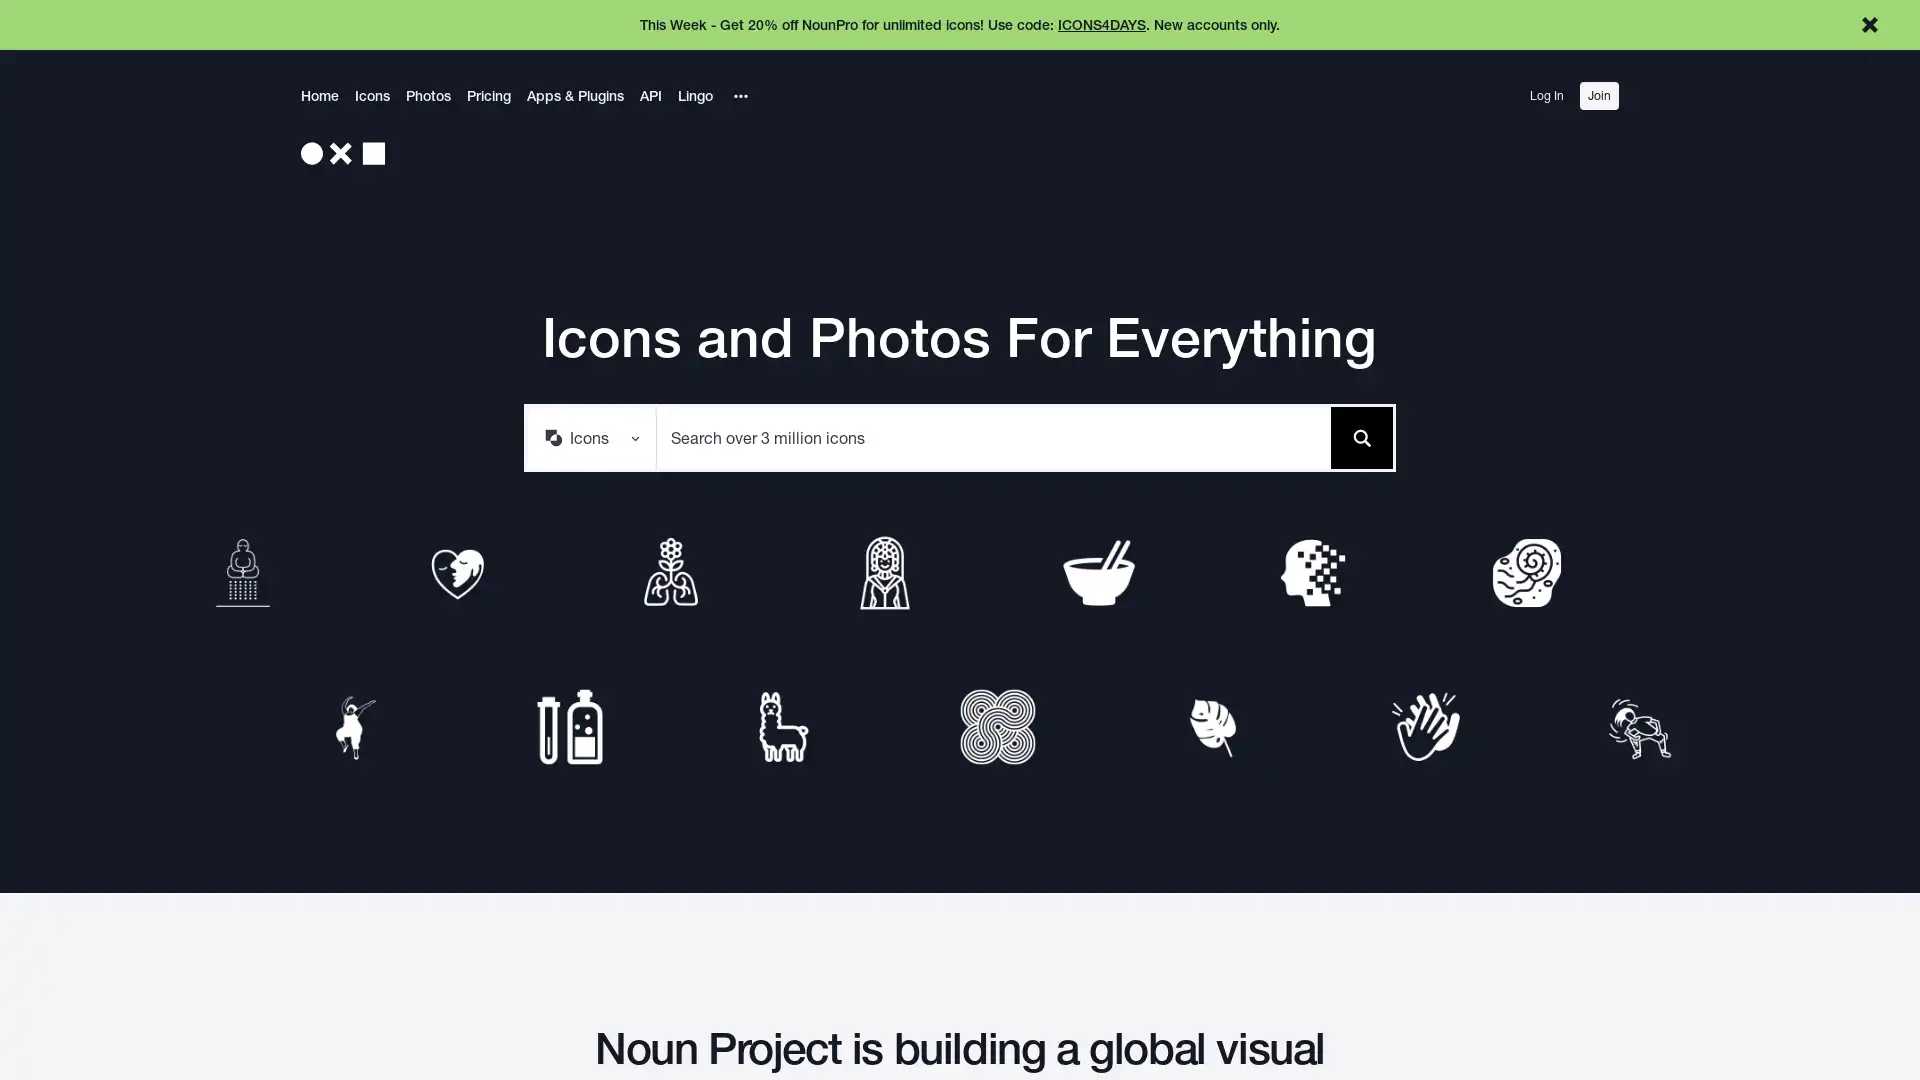 This screenshot has width=1920, height=1080. I want to click on Search Type, so click(589, 435).